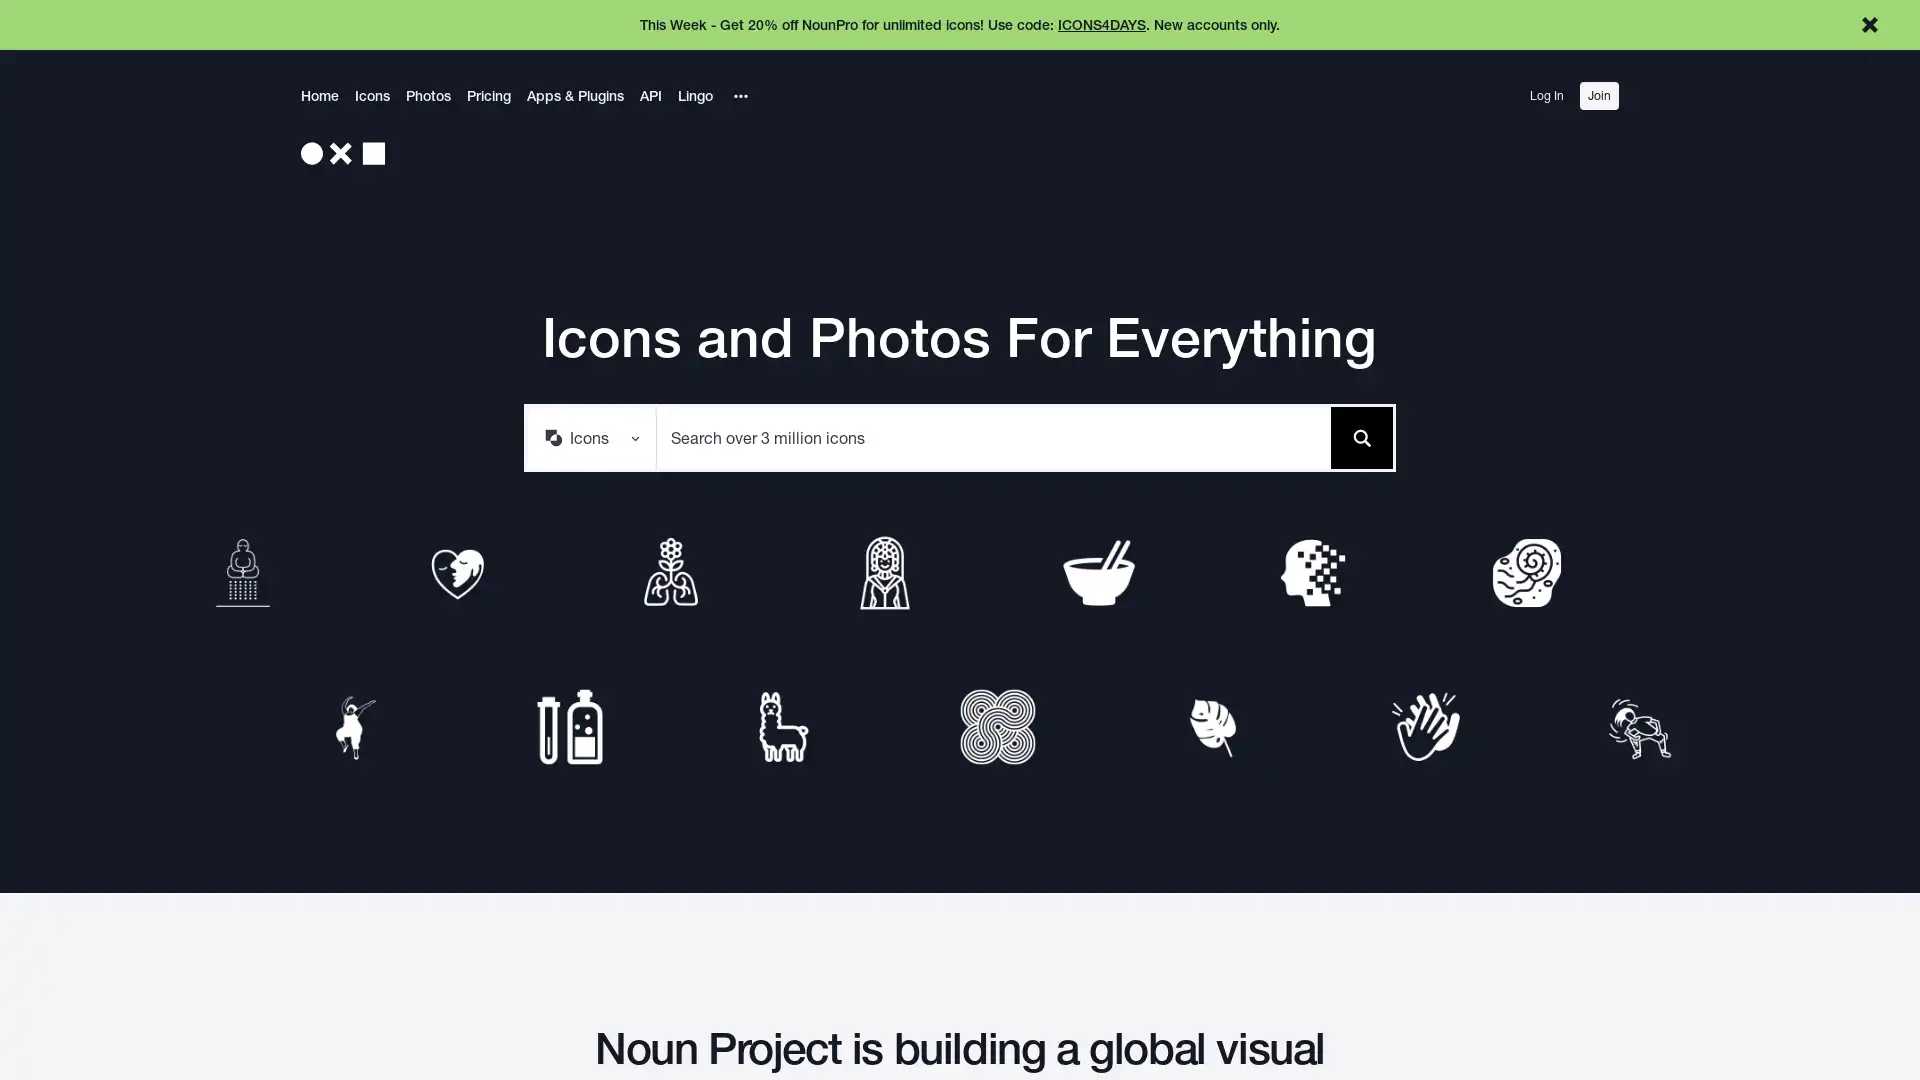 This screenshot has width=1920, height=1080. I want to click on Search Type, so click(589, 435).